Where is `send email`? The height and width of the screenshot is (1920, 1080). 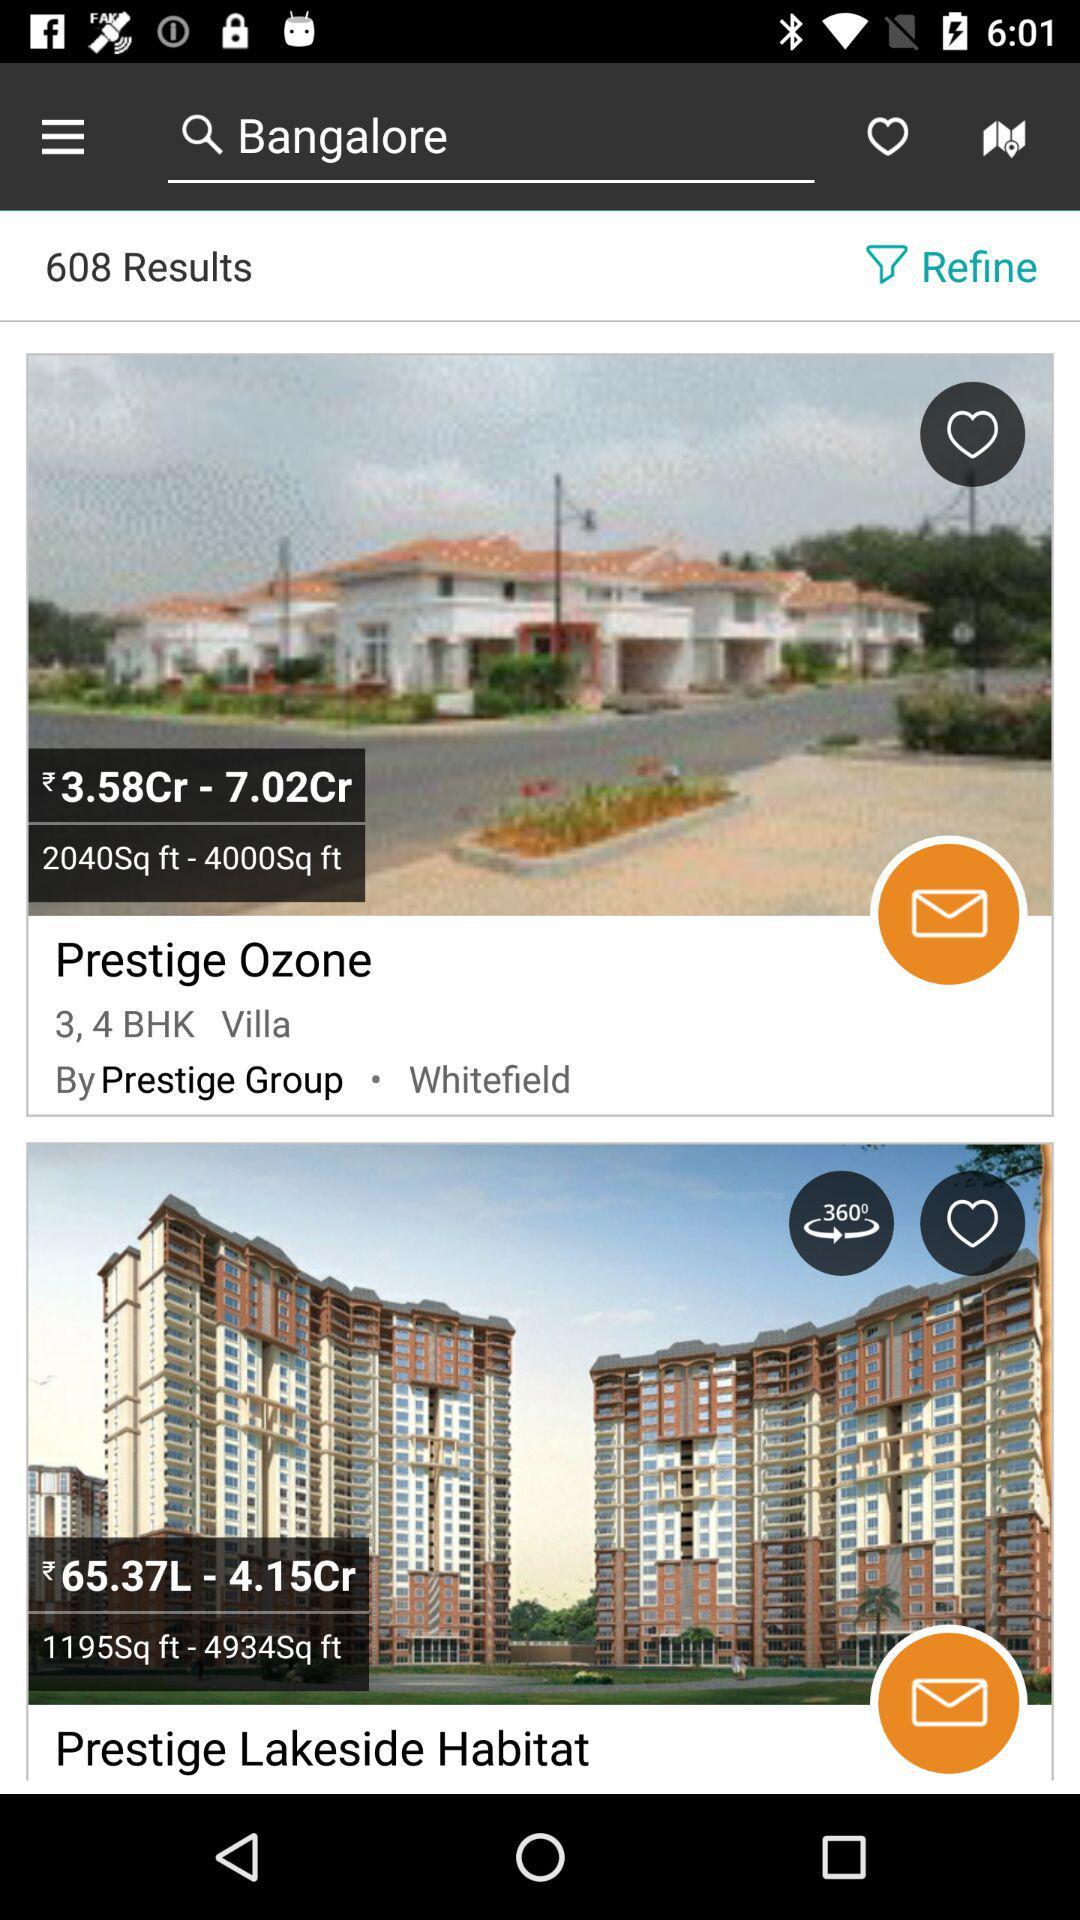 send email is located at coordinates (947, 913).